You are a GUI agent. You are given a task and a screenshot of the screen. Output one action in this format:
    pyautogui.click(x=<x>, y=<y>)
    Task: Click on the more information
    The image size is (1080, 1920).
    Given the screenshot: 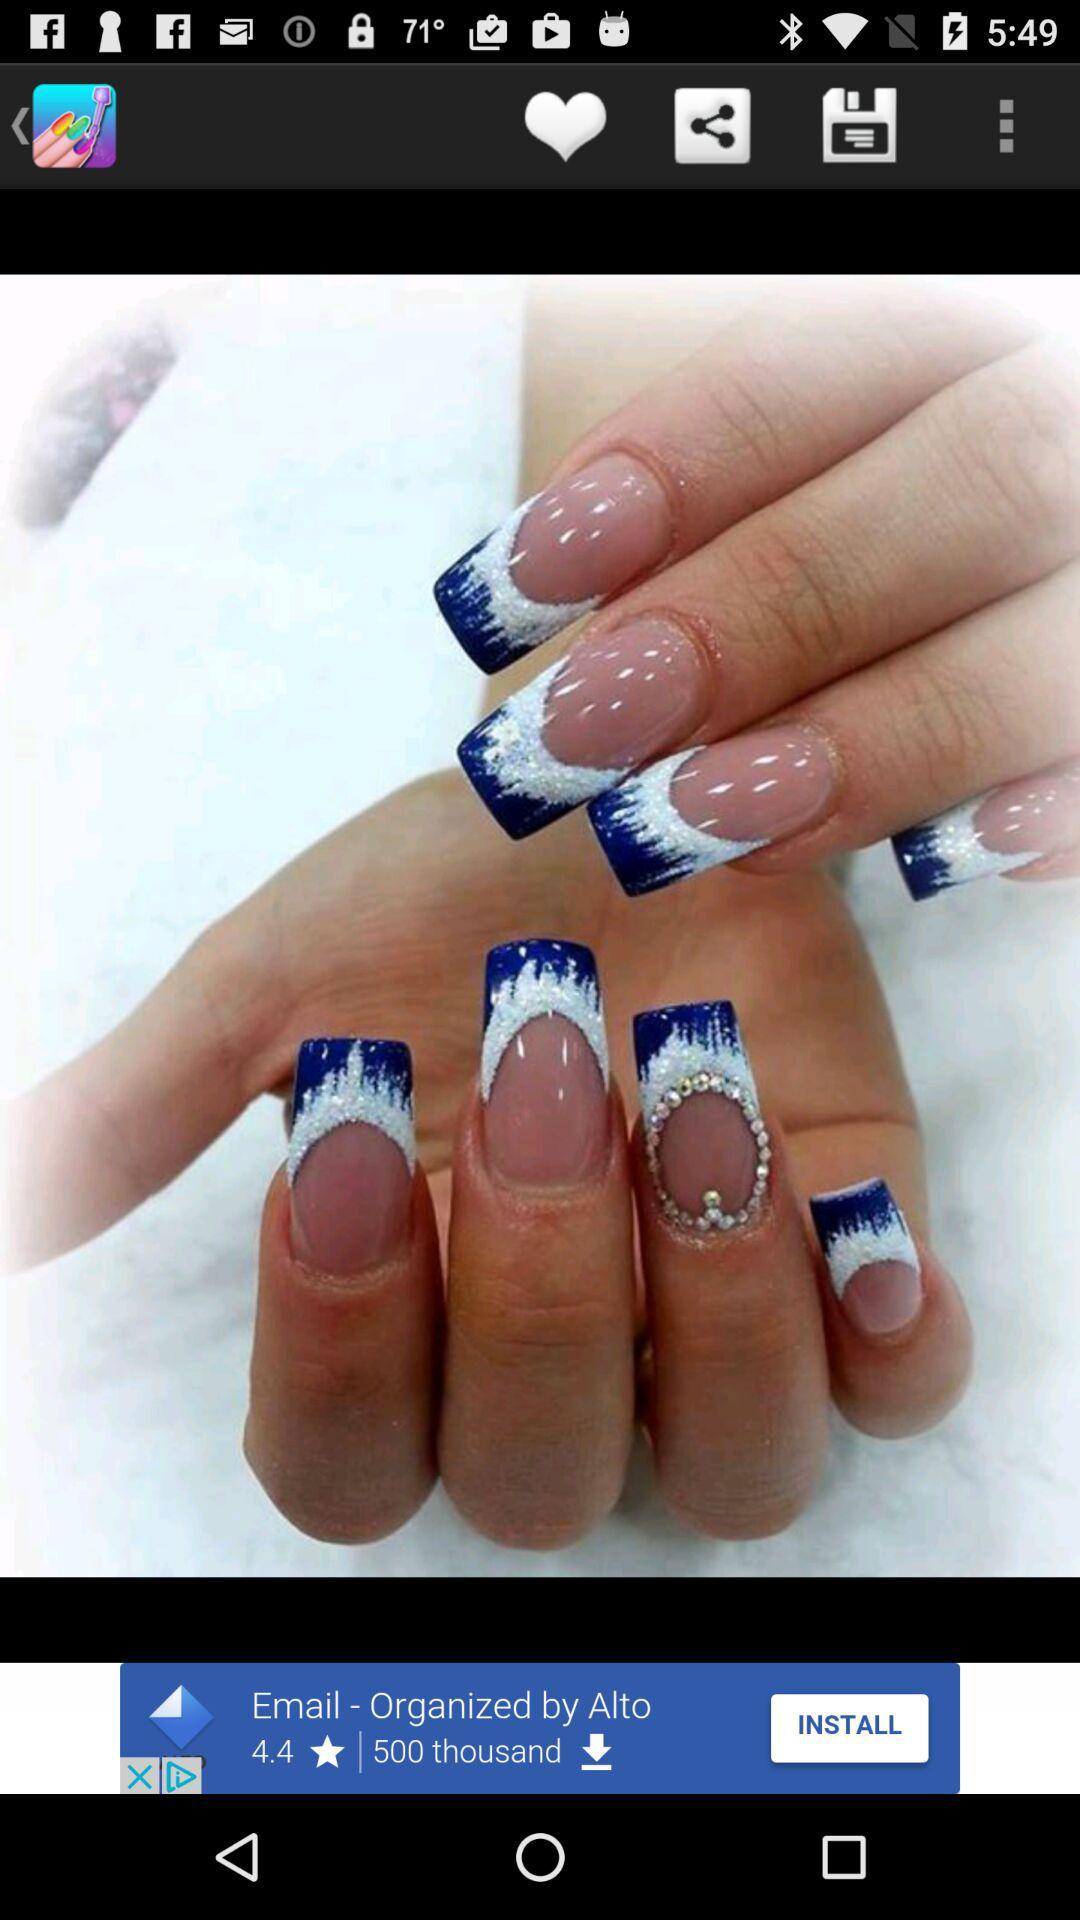 What is the action you would take?
    pyautogui.click(x=1006, y=124)
    